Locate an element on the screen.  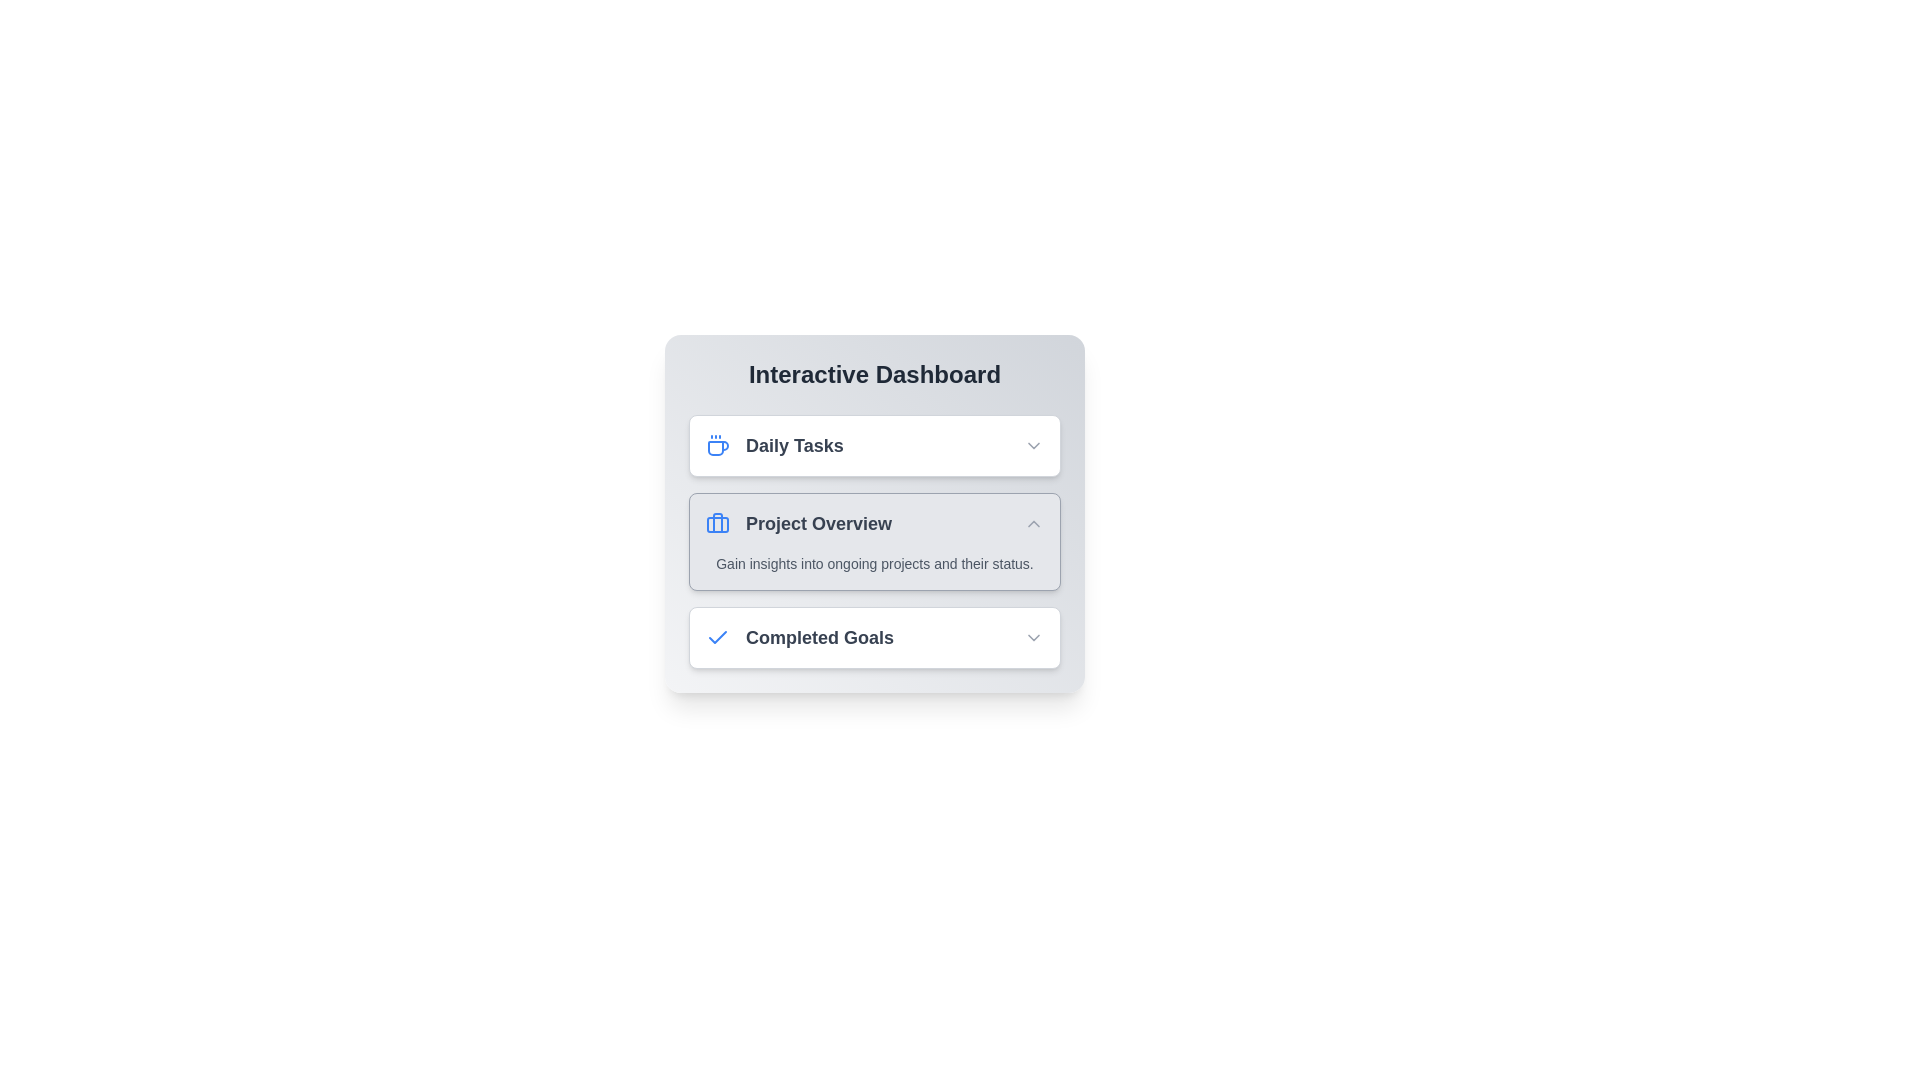
the specified section of the dashboard: Daily Tasks is located at coordinates (874, 445).